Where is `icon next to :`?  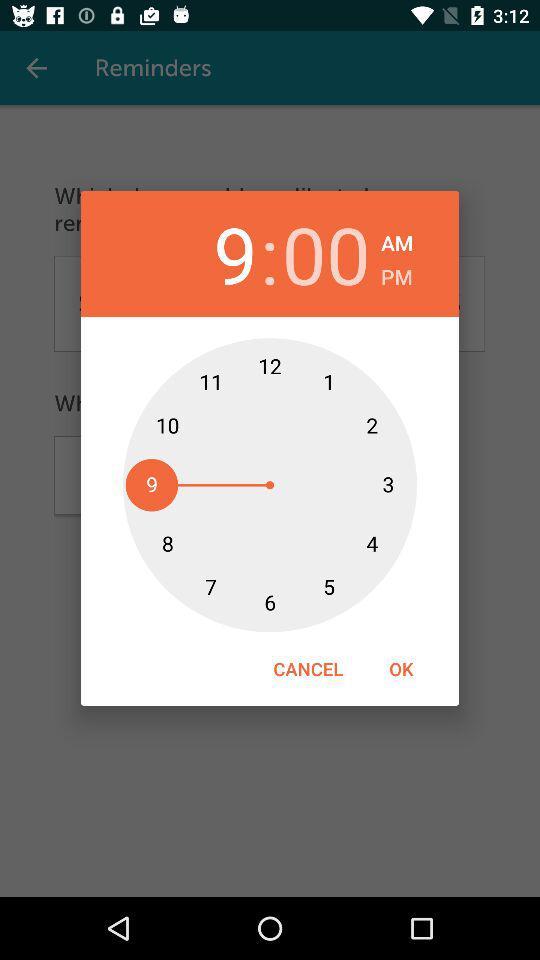 icon next to : is located at coordinates (212, 253).